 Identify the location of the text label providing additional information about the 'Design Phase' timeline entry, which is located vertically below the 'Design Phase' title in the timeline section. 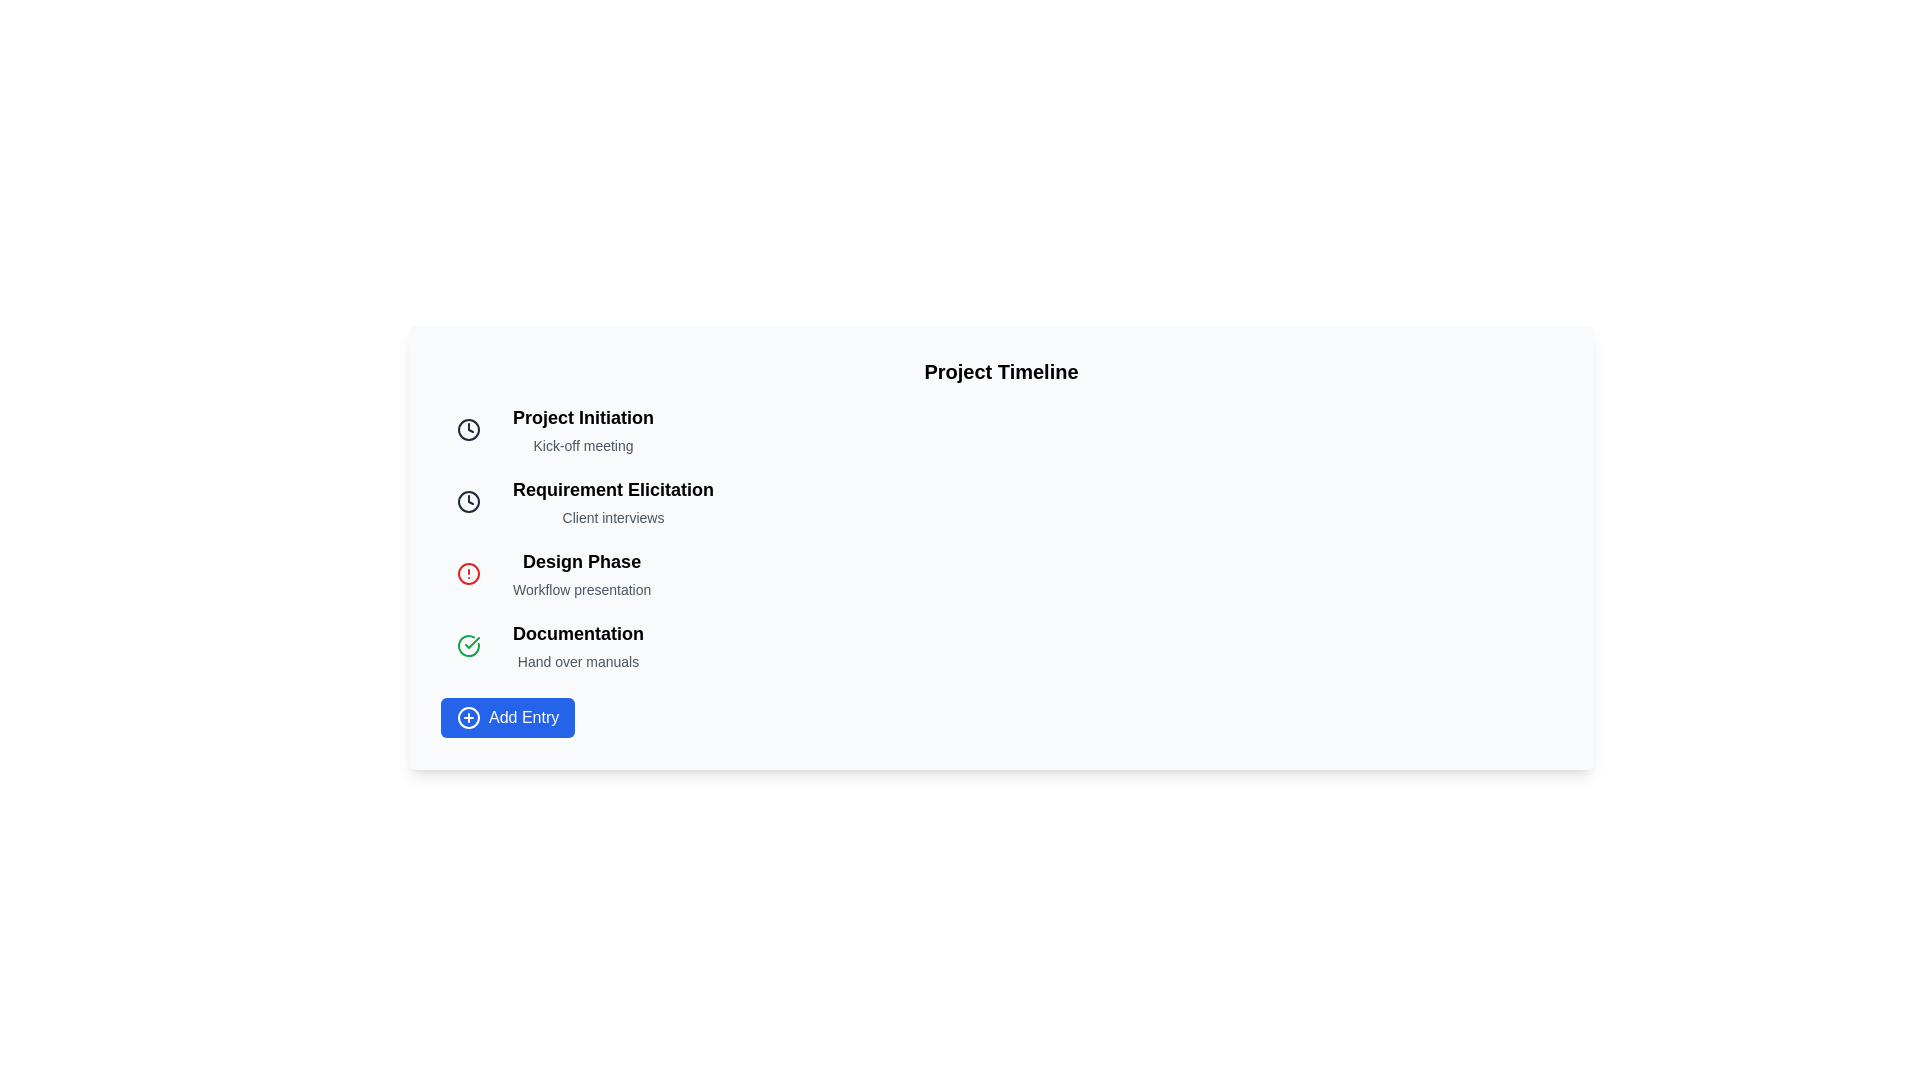
(581, 589).